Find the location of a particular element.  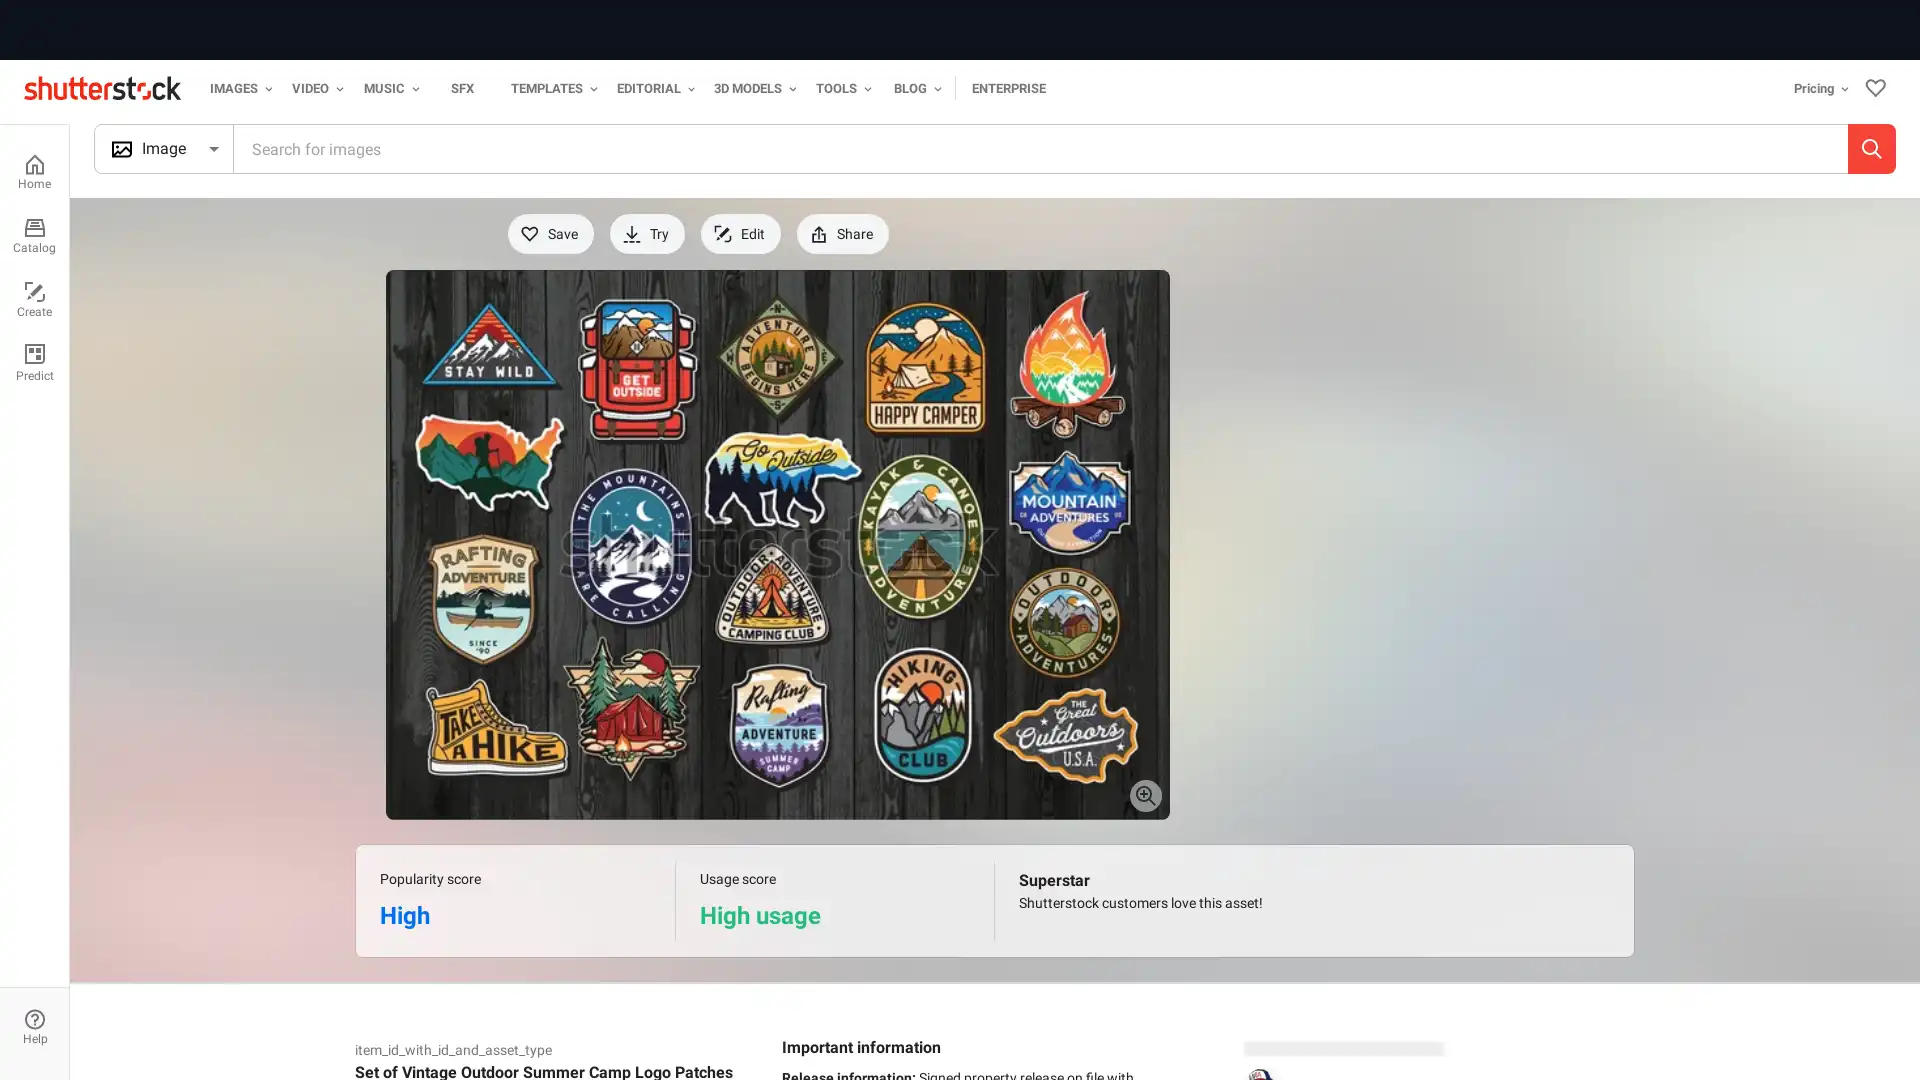

Tools is located at coordinates (841, 87).